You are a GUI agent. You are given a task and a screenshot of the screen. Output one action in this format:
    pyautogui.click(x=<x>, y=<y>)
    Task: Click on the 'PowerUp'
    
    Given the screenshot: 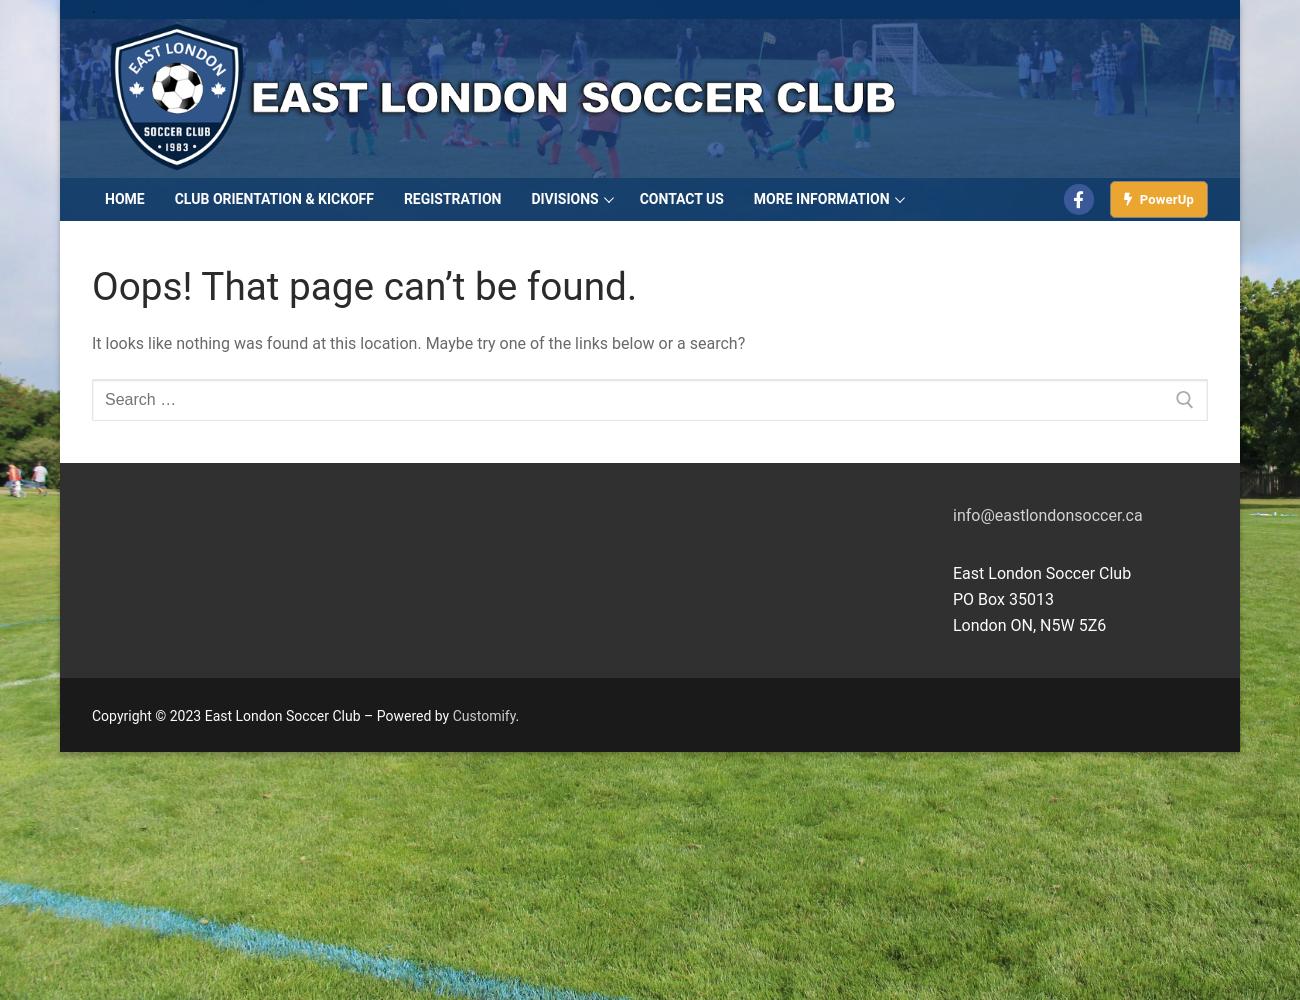 What is the action you would take?
    pyautogui.click(x=1165, y=197)
    